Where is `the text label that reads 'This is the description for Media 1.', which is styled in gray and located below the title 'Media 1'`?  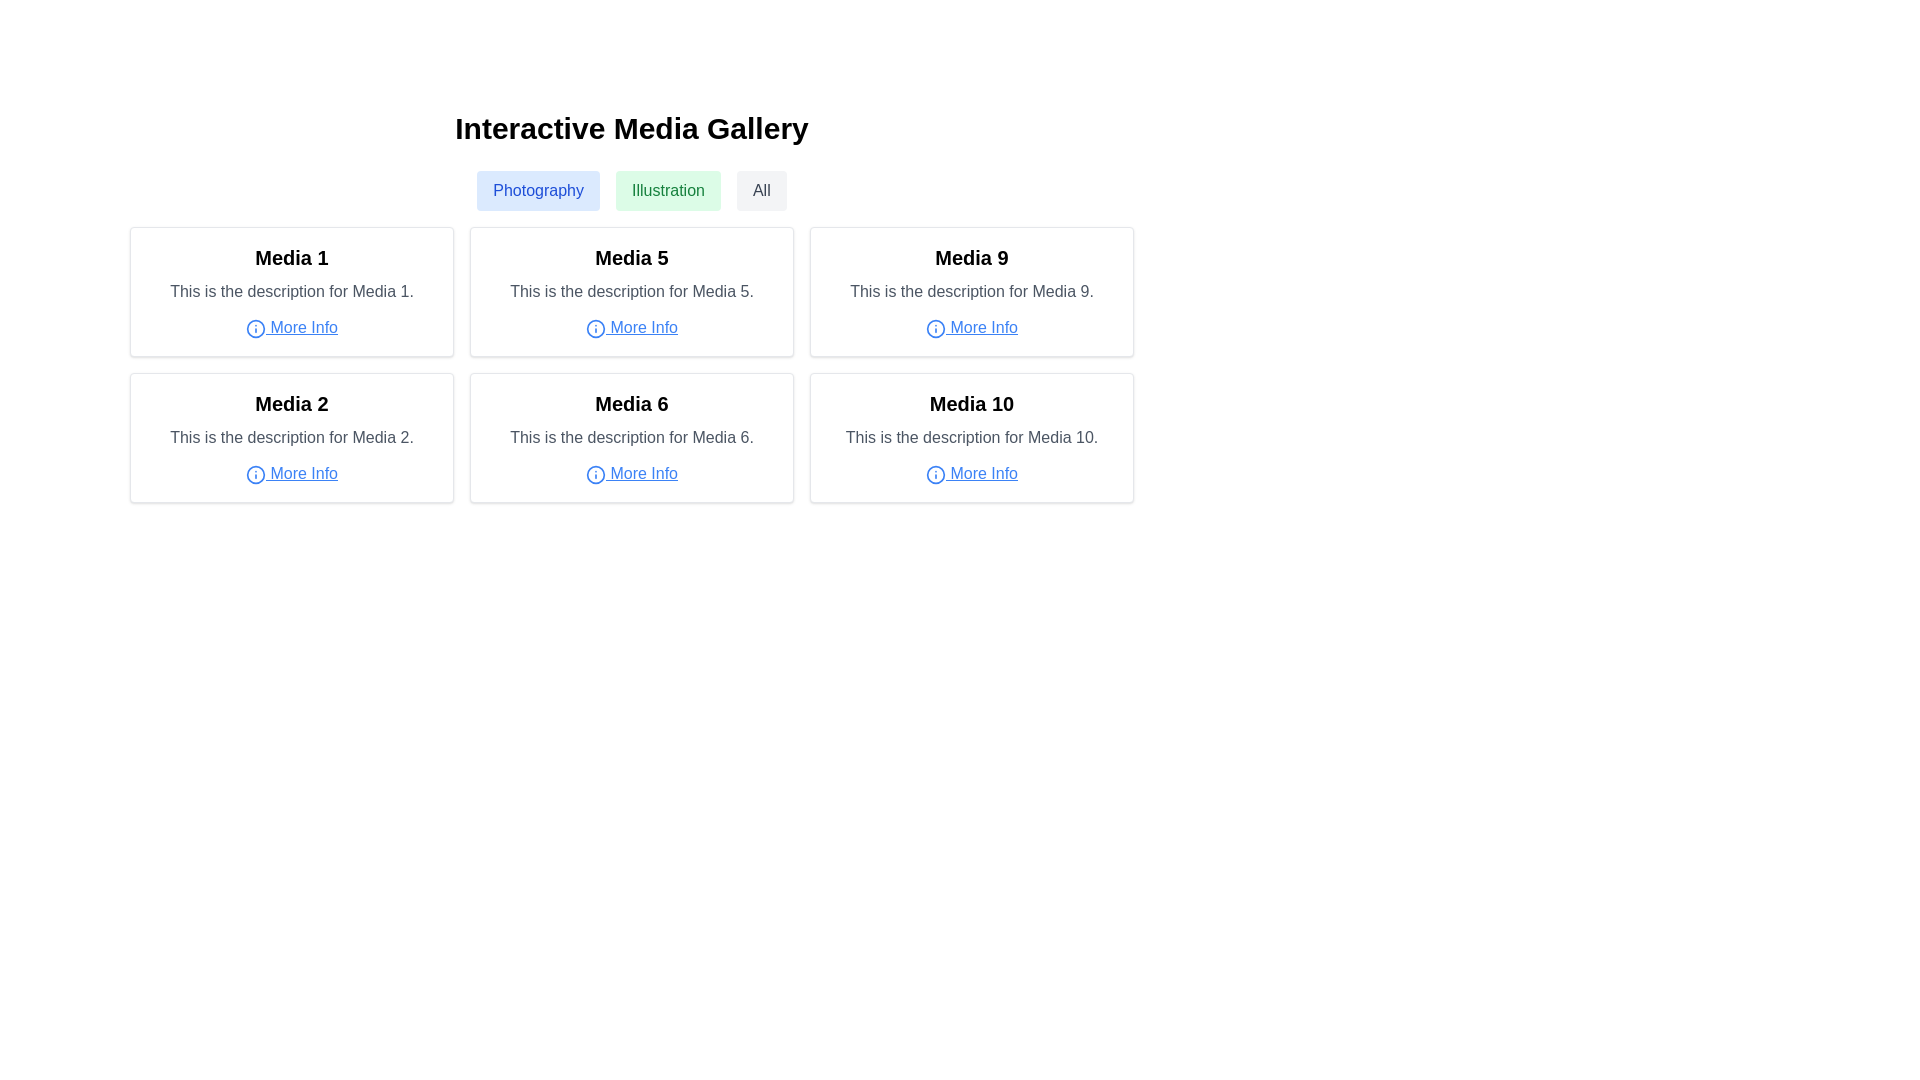 the text label that reads 'This is the description for Media 1.', which is styled in gray and located below the title 'Media 1' is located at coordinates (291, 292).